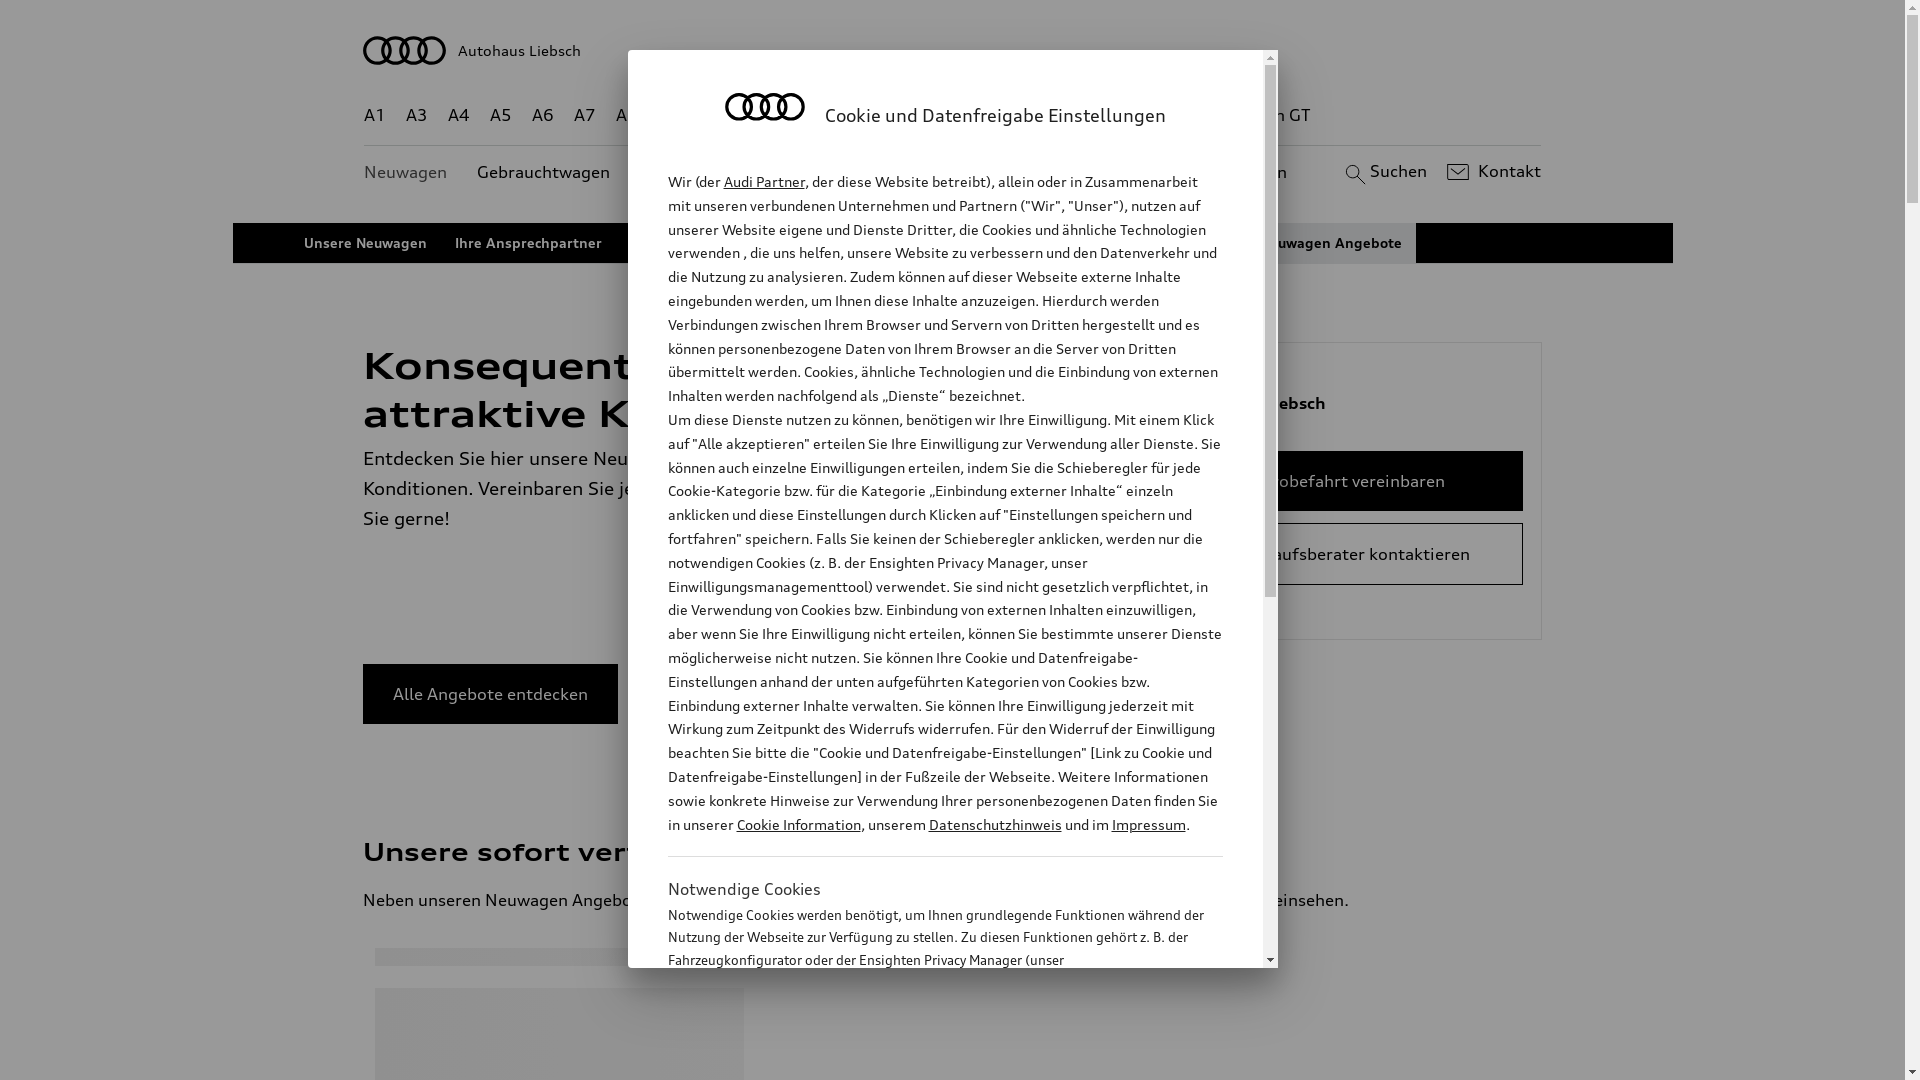 The width and height of the screenshot is (1920, 1080). What do you see at coordinates (743, 115) in the screenshot?
I see `'Q4 e-tron'` at bounding box center [743, 115].